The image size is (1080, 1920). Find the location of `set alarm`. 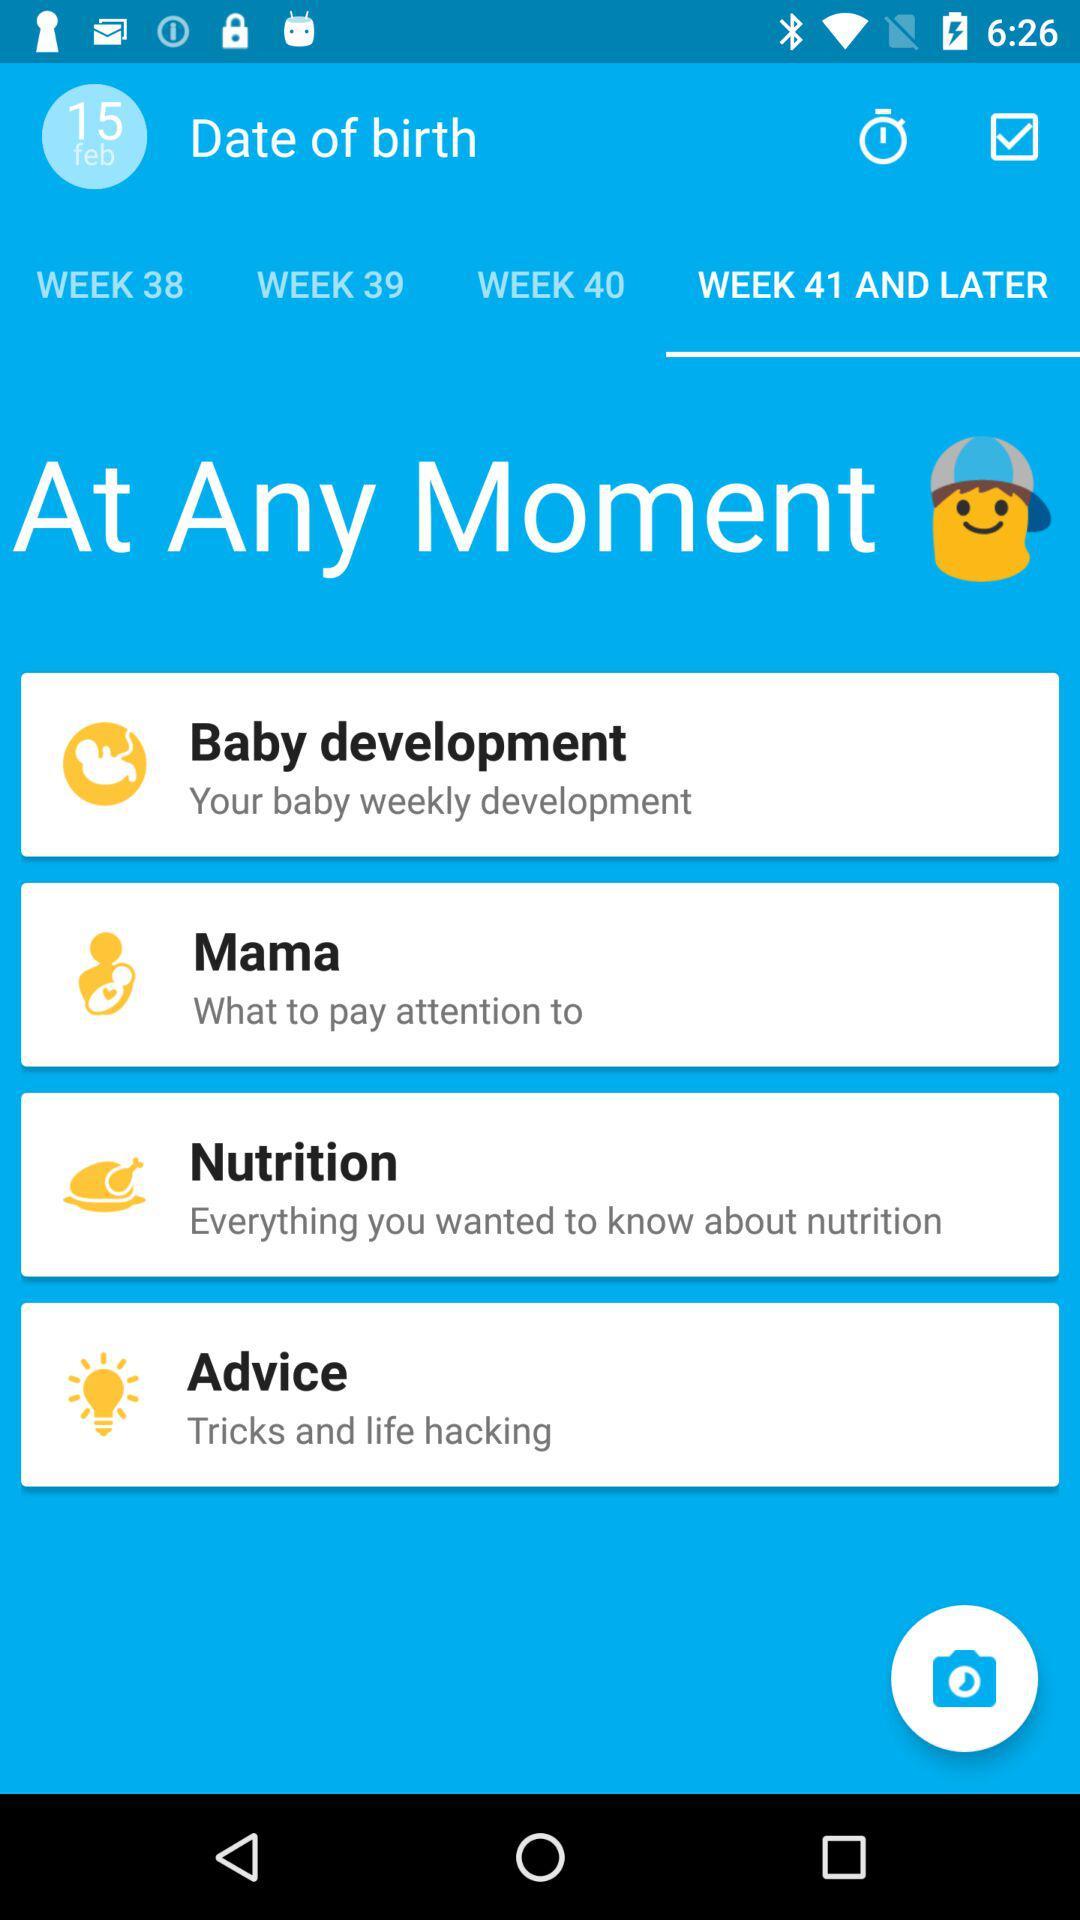

set alarm is located at coordinates (882, 135).